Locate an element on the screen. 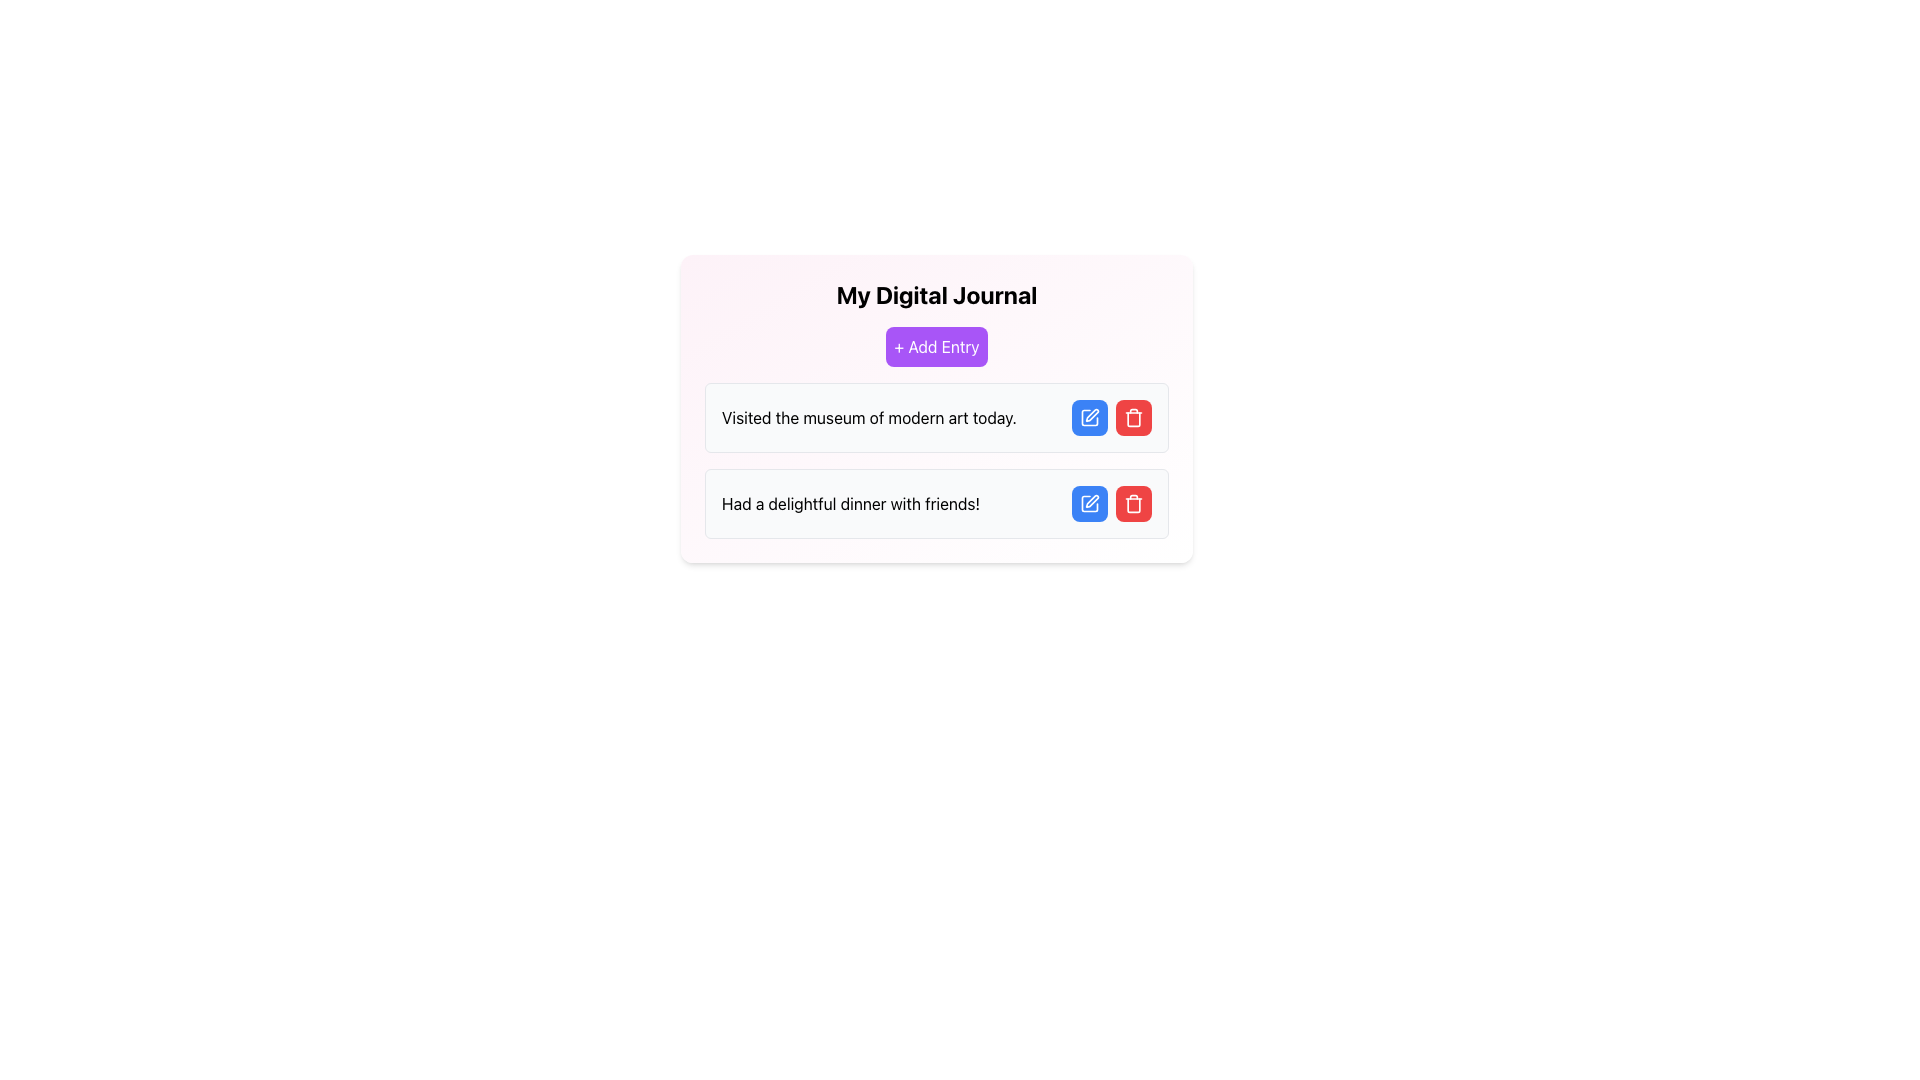  the delete button located in the second row of the journal interface, to observe the hover effect is located at coordinates (1133, 503).